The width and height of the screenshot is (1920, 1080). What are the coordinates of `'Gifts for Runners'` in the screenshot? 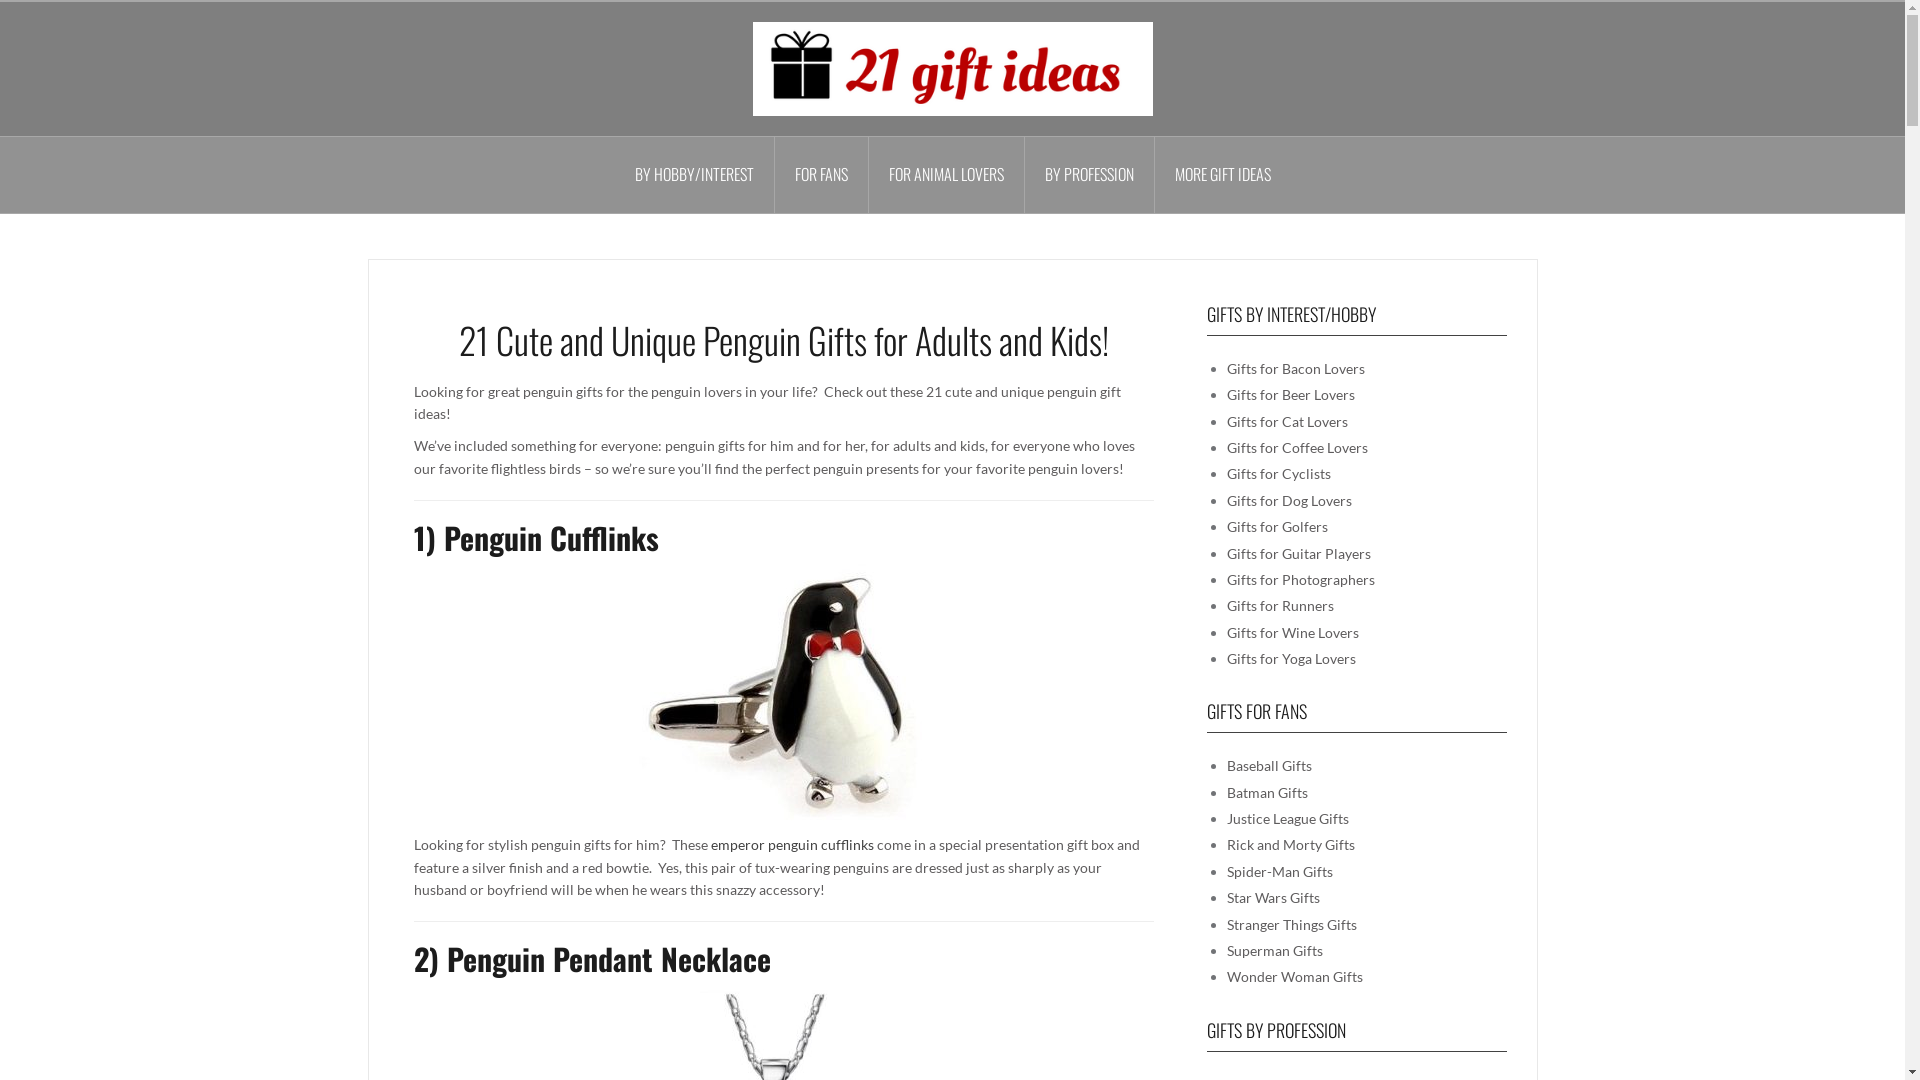 It's located at (1278, 604).